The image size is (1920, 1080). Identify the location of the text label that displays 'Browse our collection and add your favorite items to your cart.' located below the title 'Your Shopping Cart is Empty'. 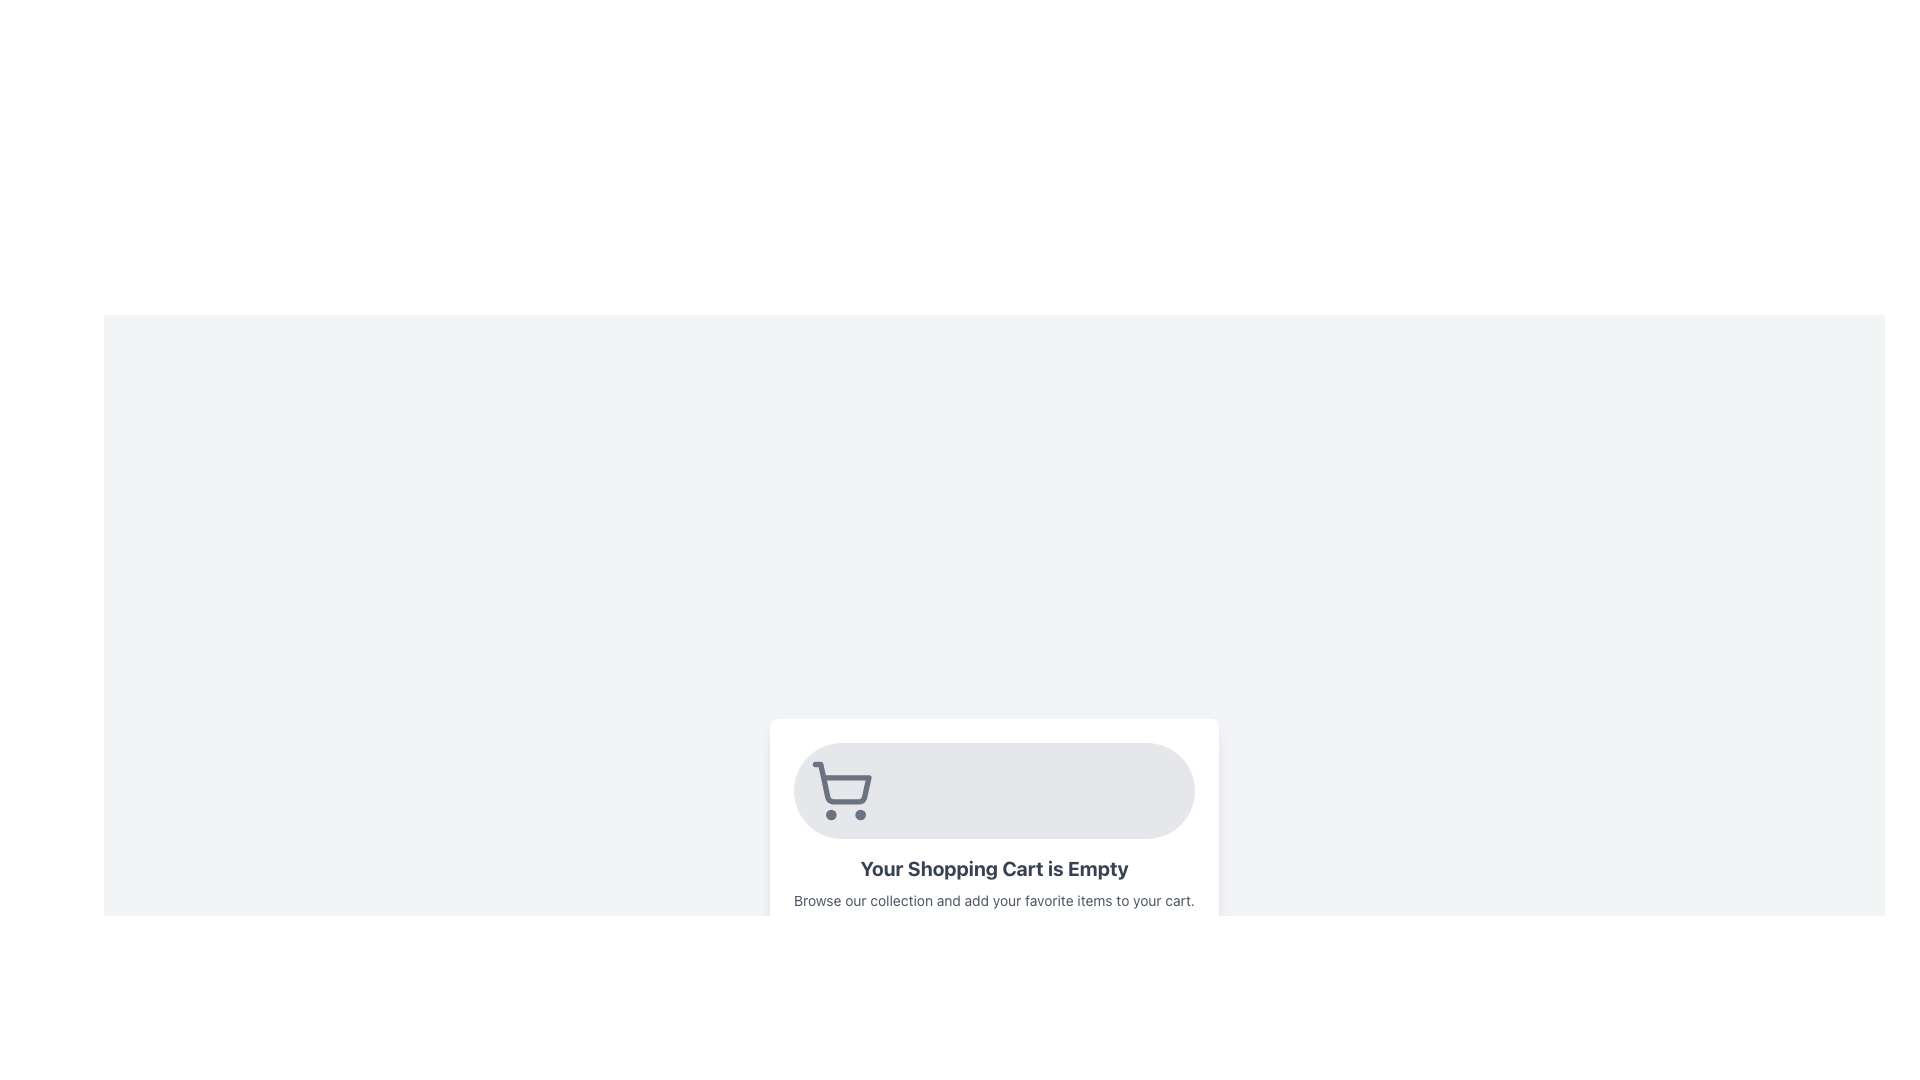
(994, 901).